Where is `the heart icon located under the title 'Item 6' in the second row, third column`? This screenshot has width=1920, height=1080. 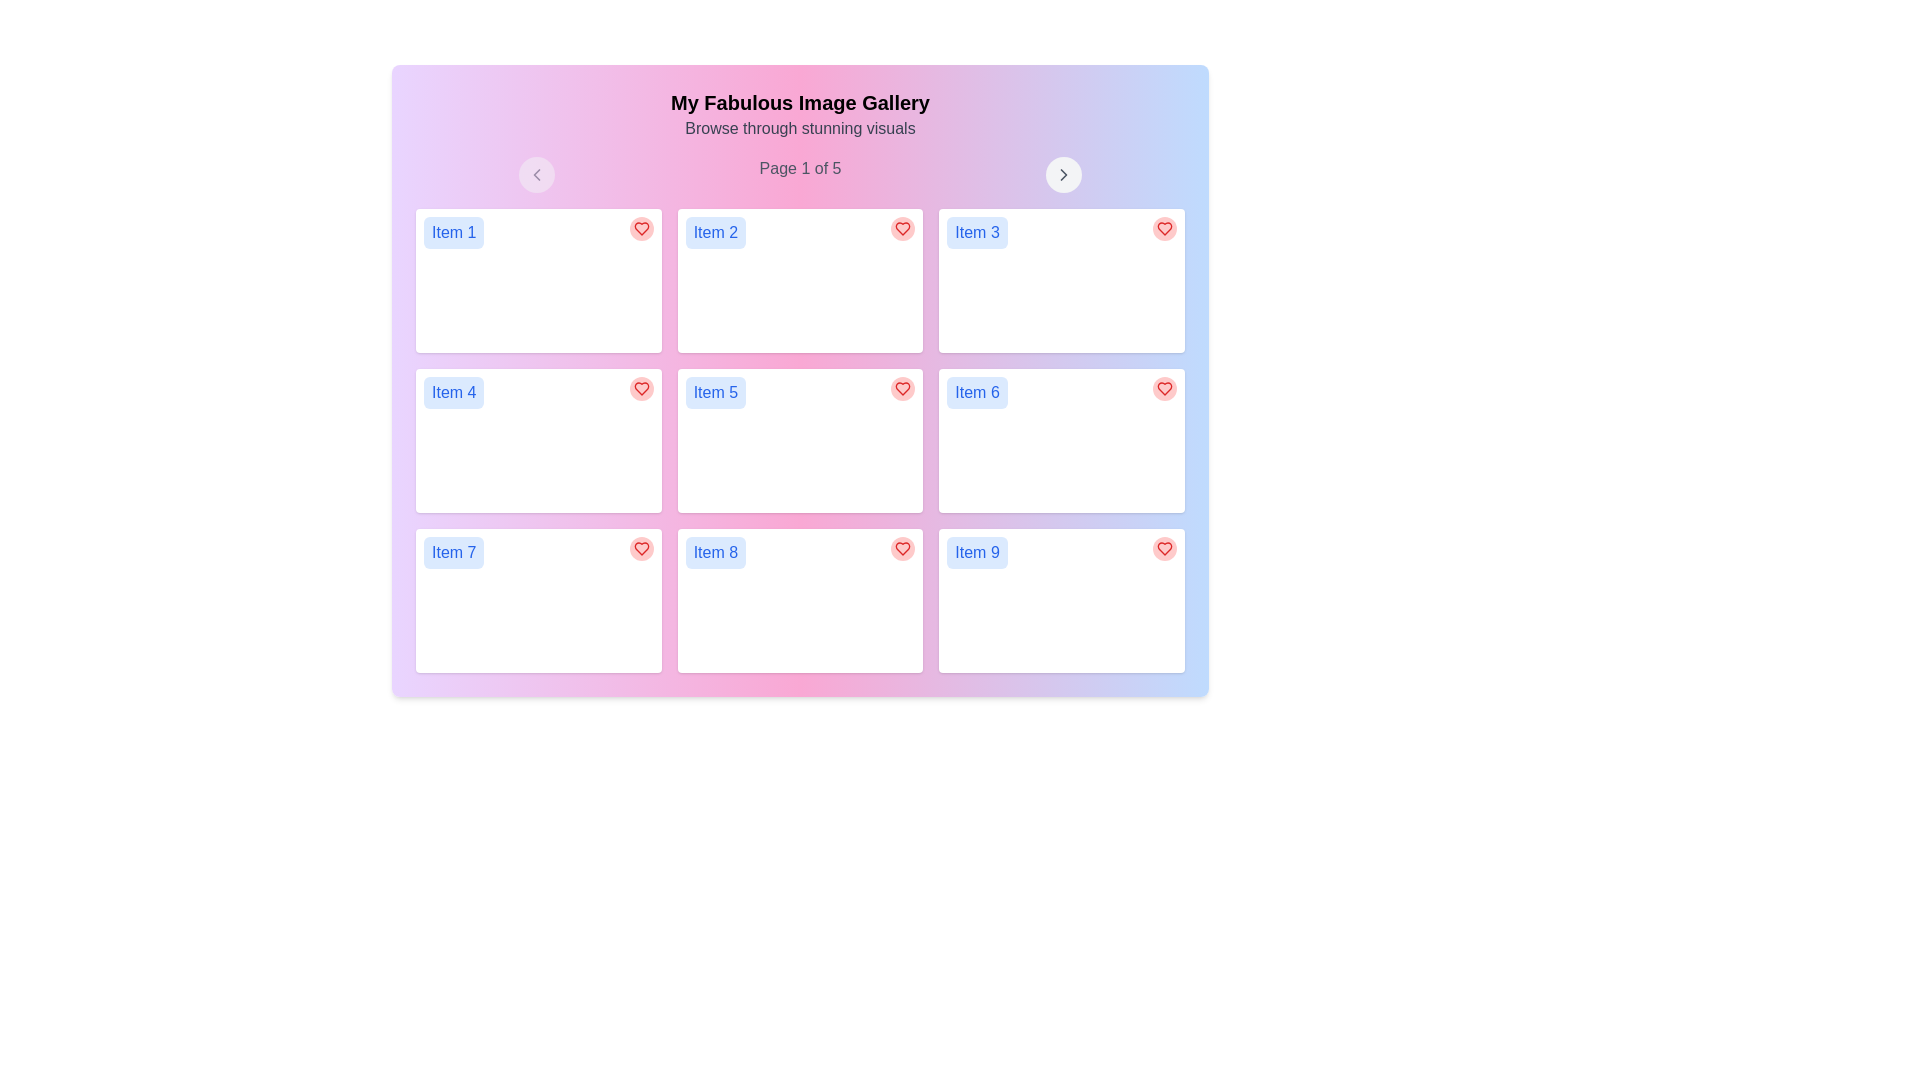
the heart icon located under the title 'Item 6' in the second row, third column is located at coordinates (1165, 389).